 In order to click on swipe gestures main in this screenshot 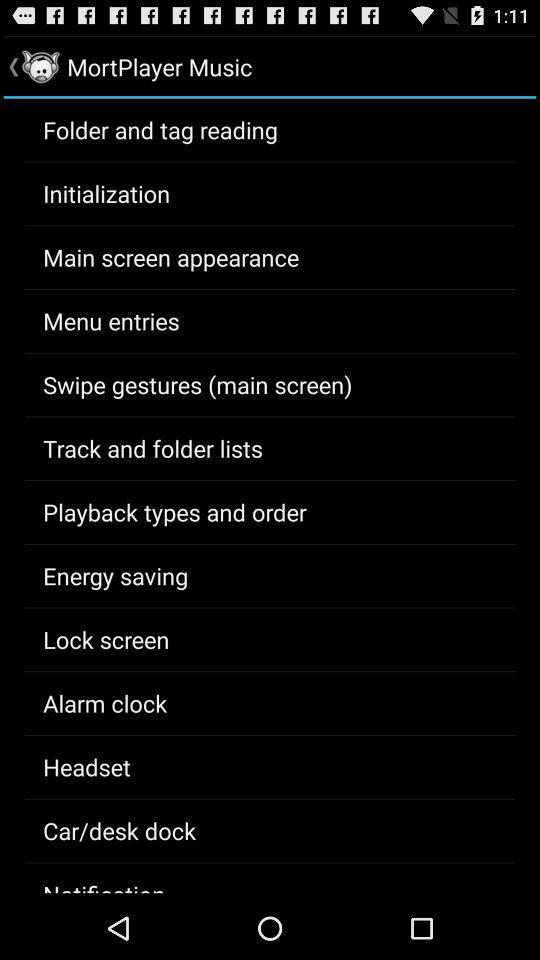, I will do `click(197, 383)`.